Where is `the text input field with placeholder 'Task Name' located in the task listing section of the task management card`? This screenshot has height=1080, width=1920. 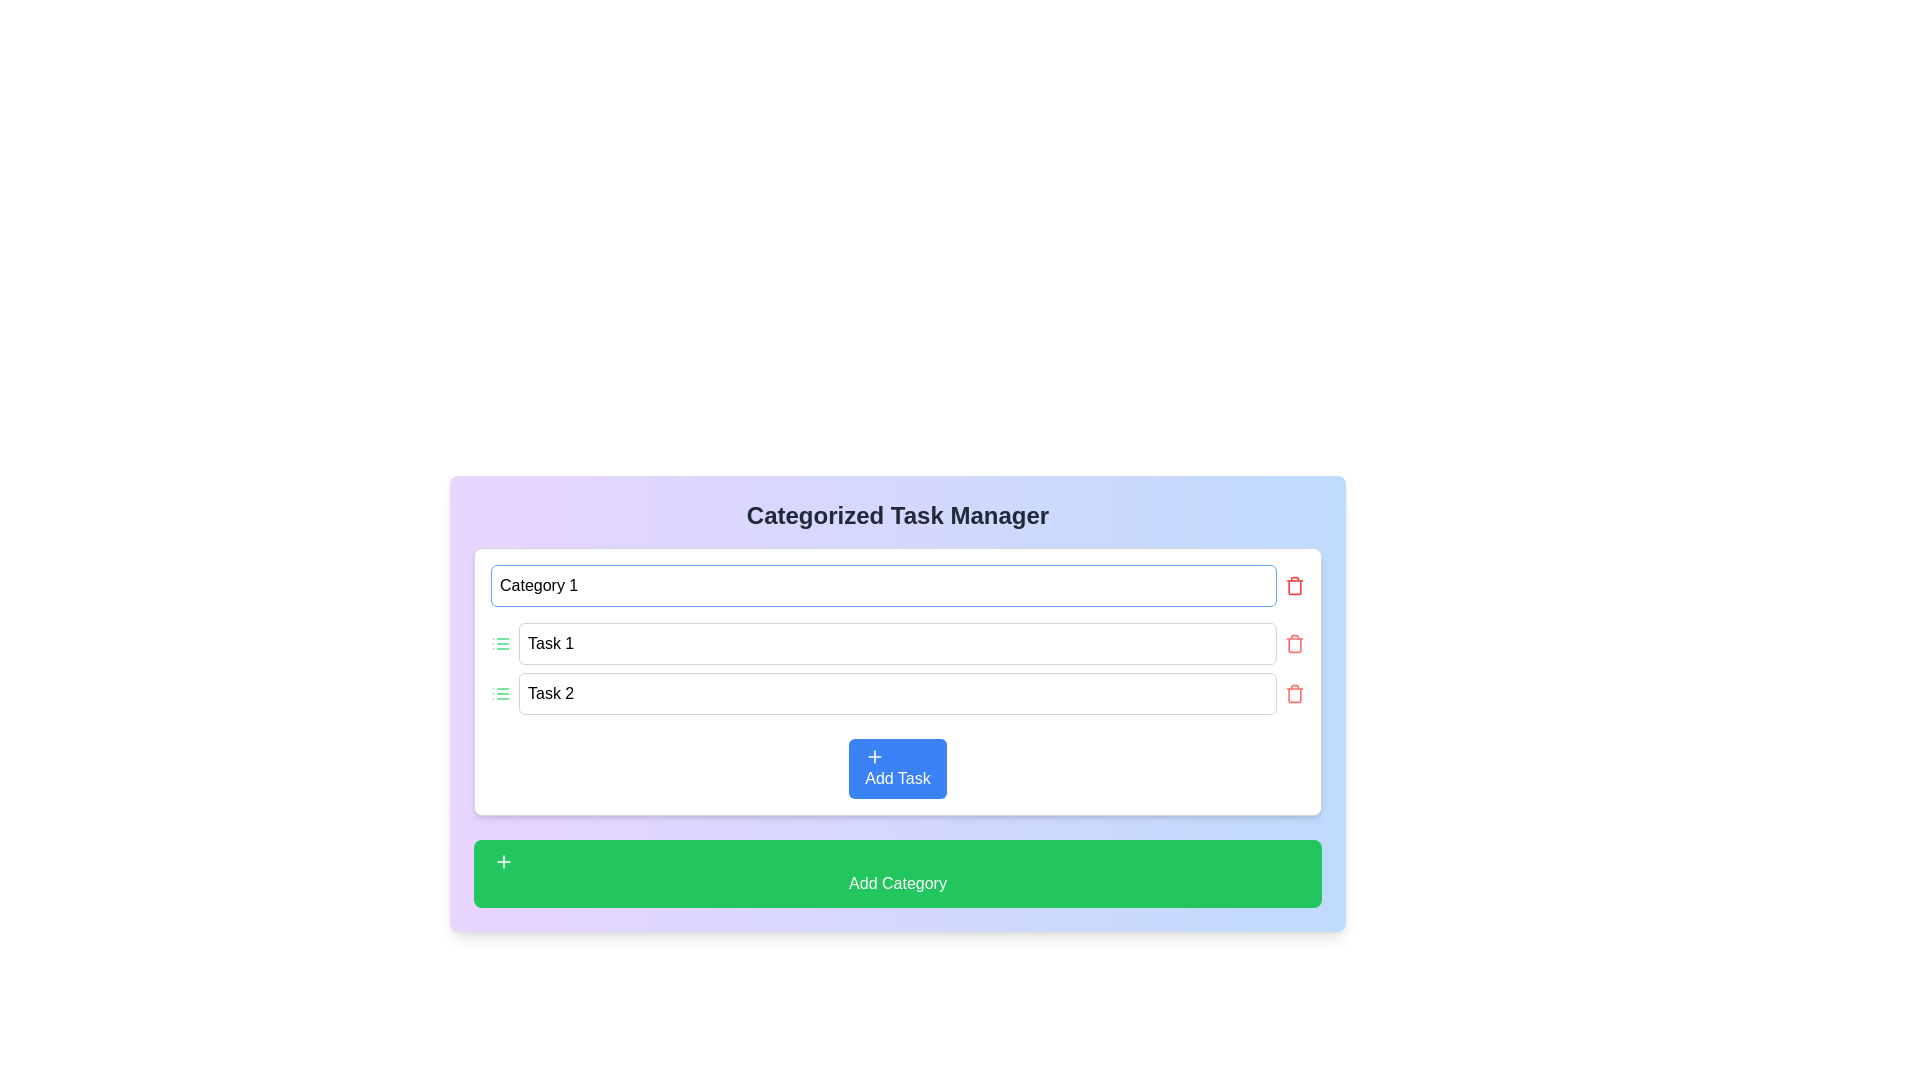 the text input field with placeholder 'Task Name' located in the task listing section of the task management card is located at coordinates (896, 668).